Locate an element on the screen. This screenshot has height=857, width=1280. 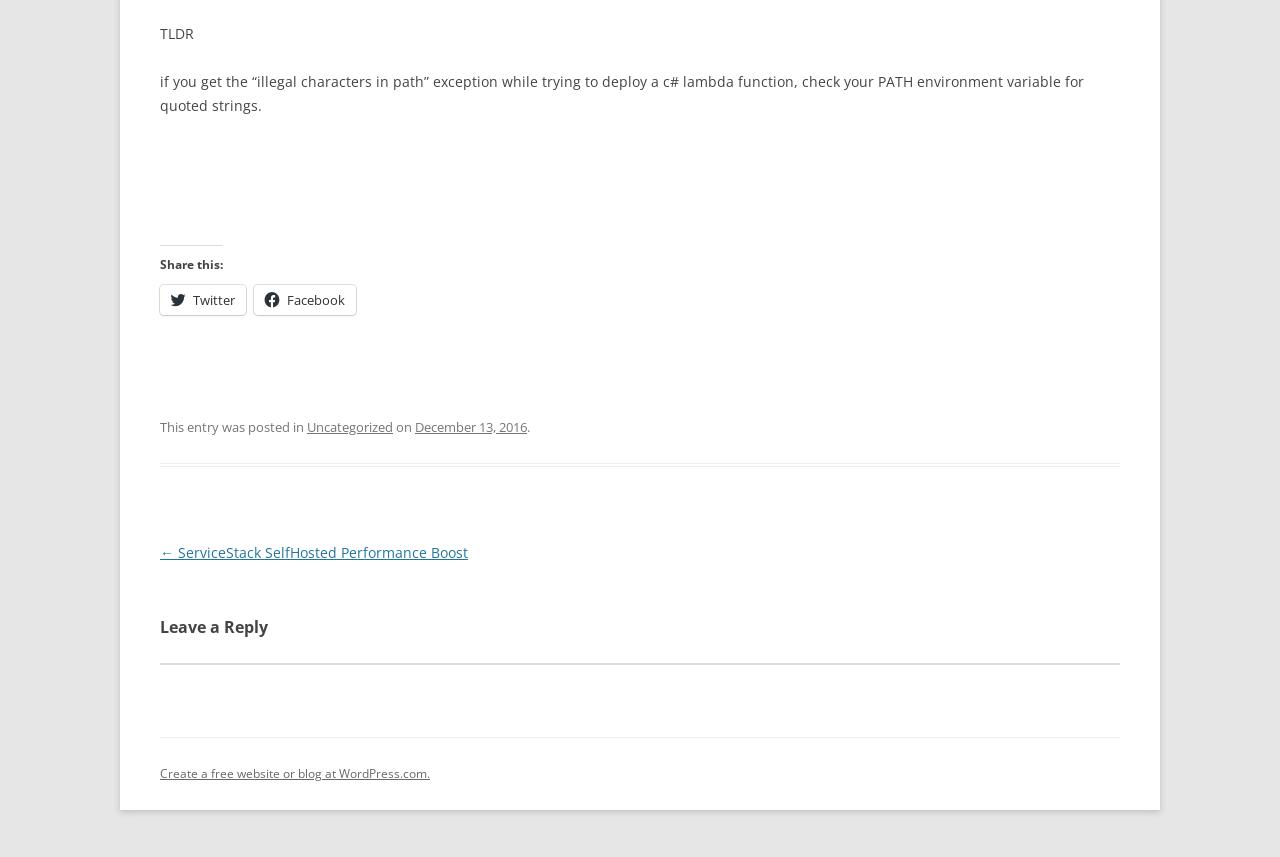
'December 13, 2016' is located at coordinates (470, 426).